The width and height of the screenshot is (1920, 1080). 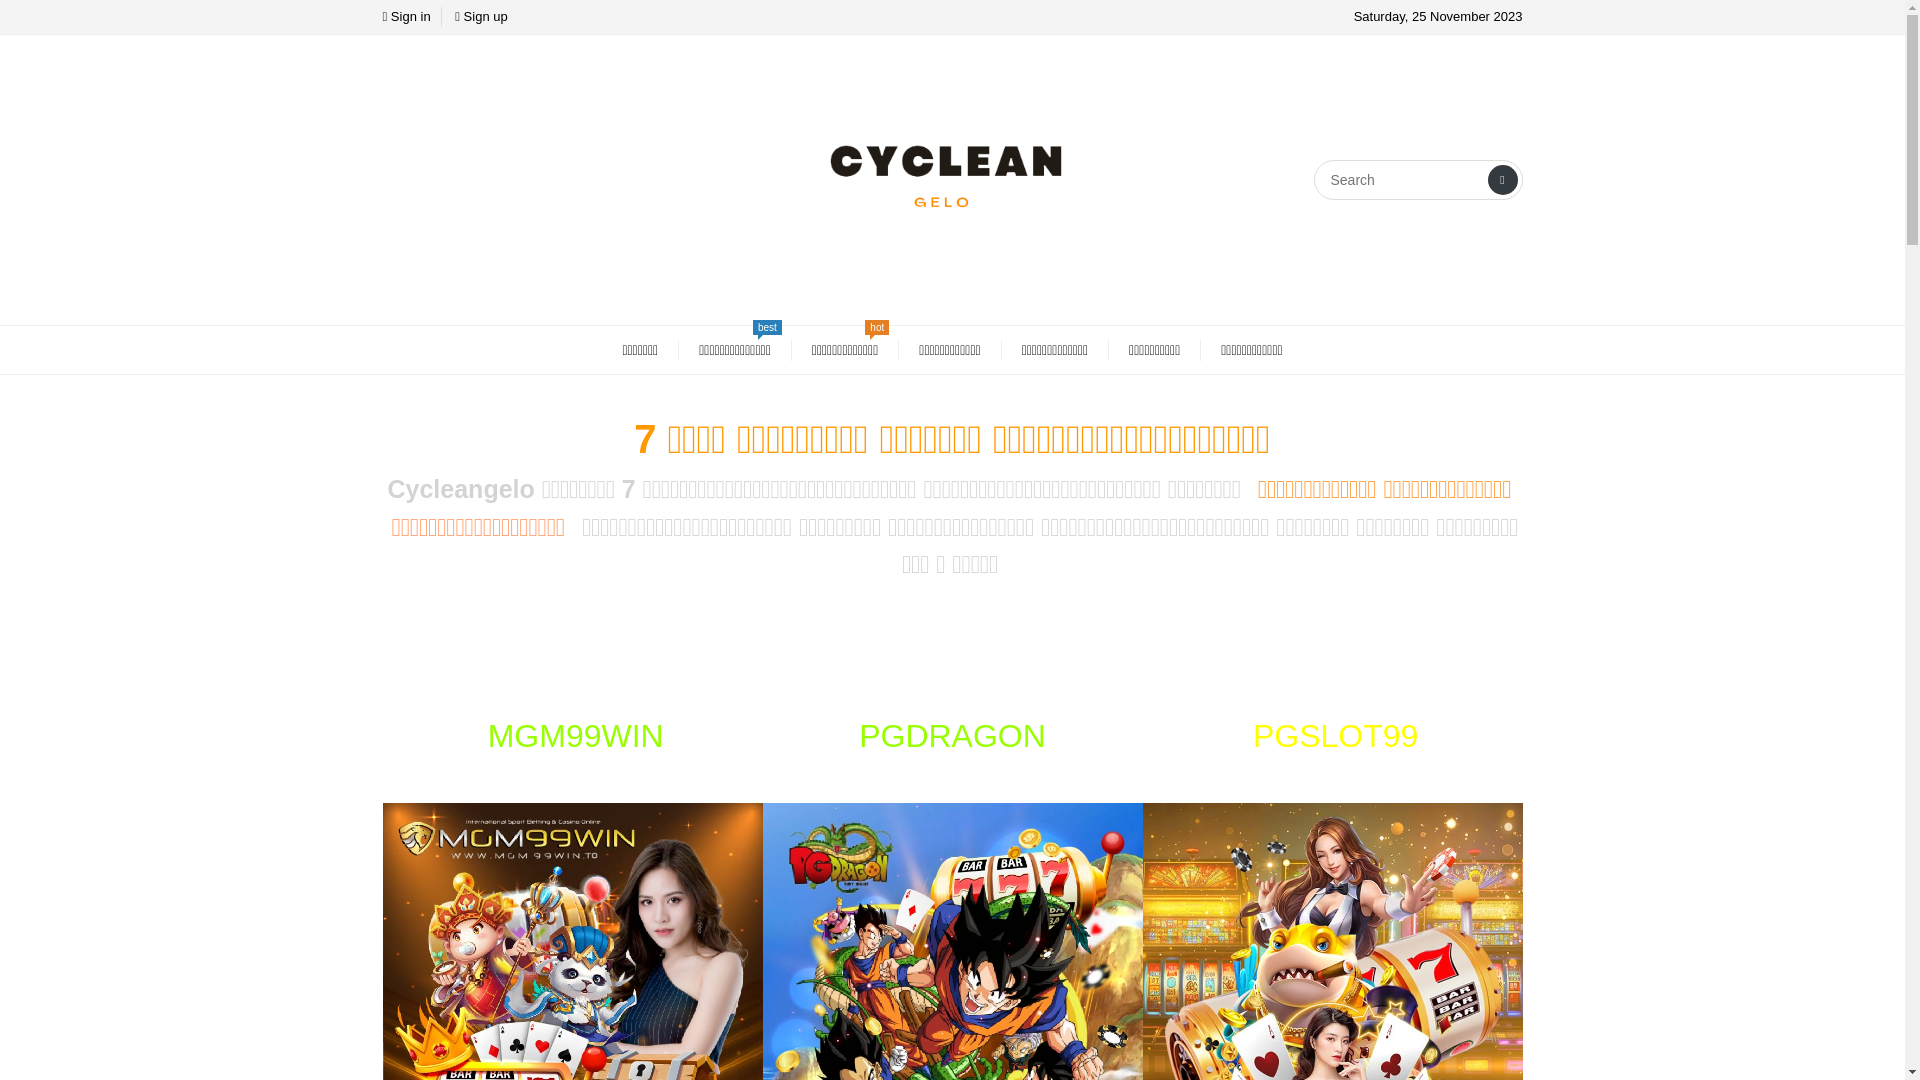 What do you see at coordinates (480, 16) in the screenshot?
I see `'Sign up'` at bounding box center [480, 16].